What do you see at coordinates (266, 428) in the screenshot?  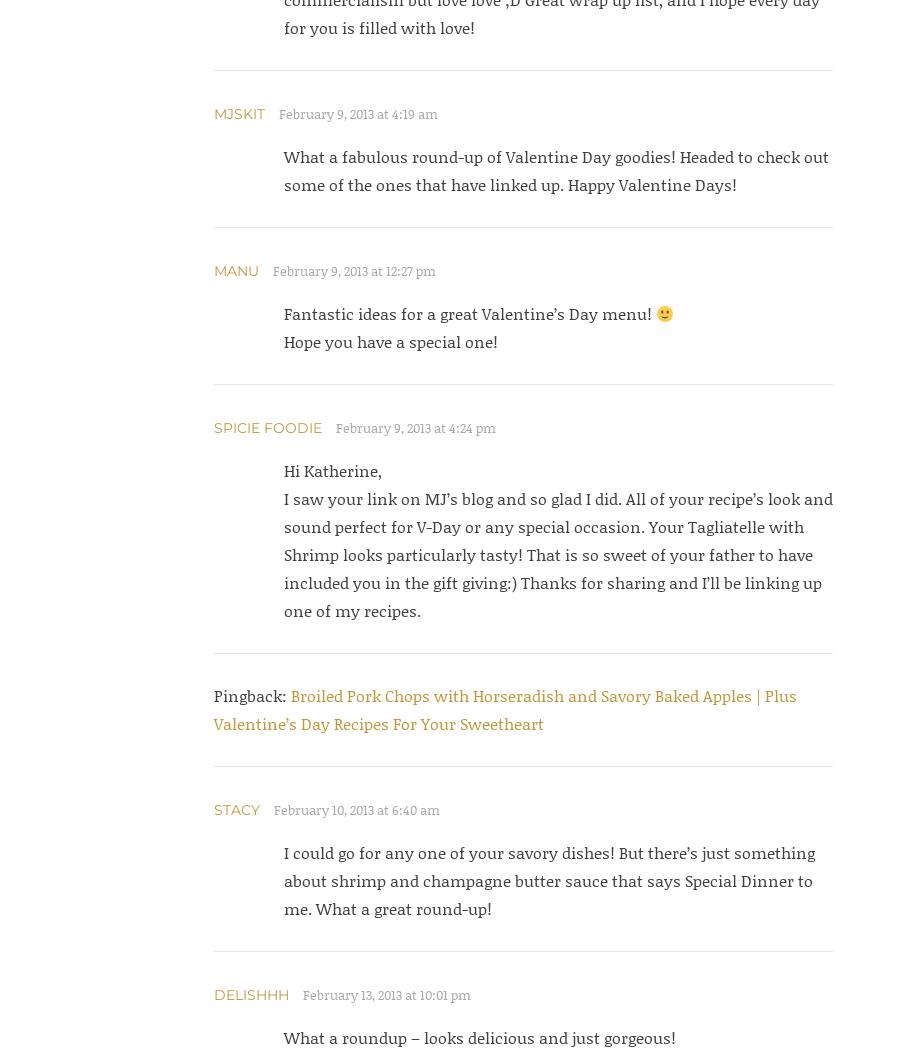 I see `'Spicie Foodie'` at bounding box center [266, 428].